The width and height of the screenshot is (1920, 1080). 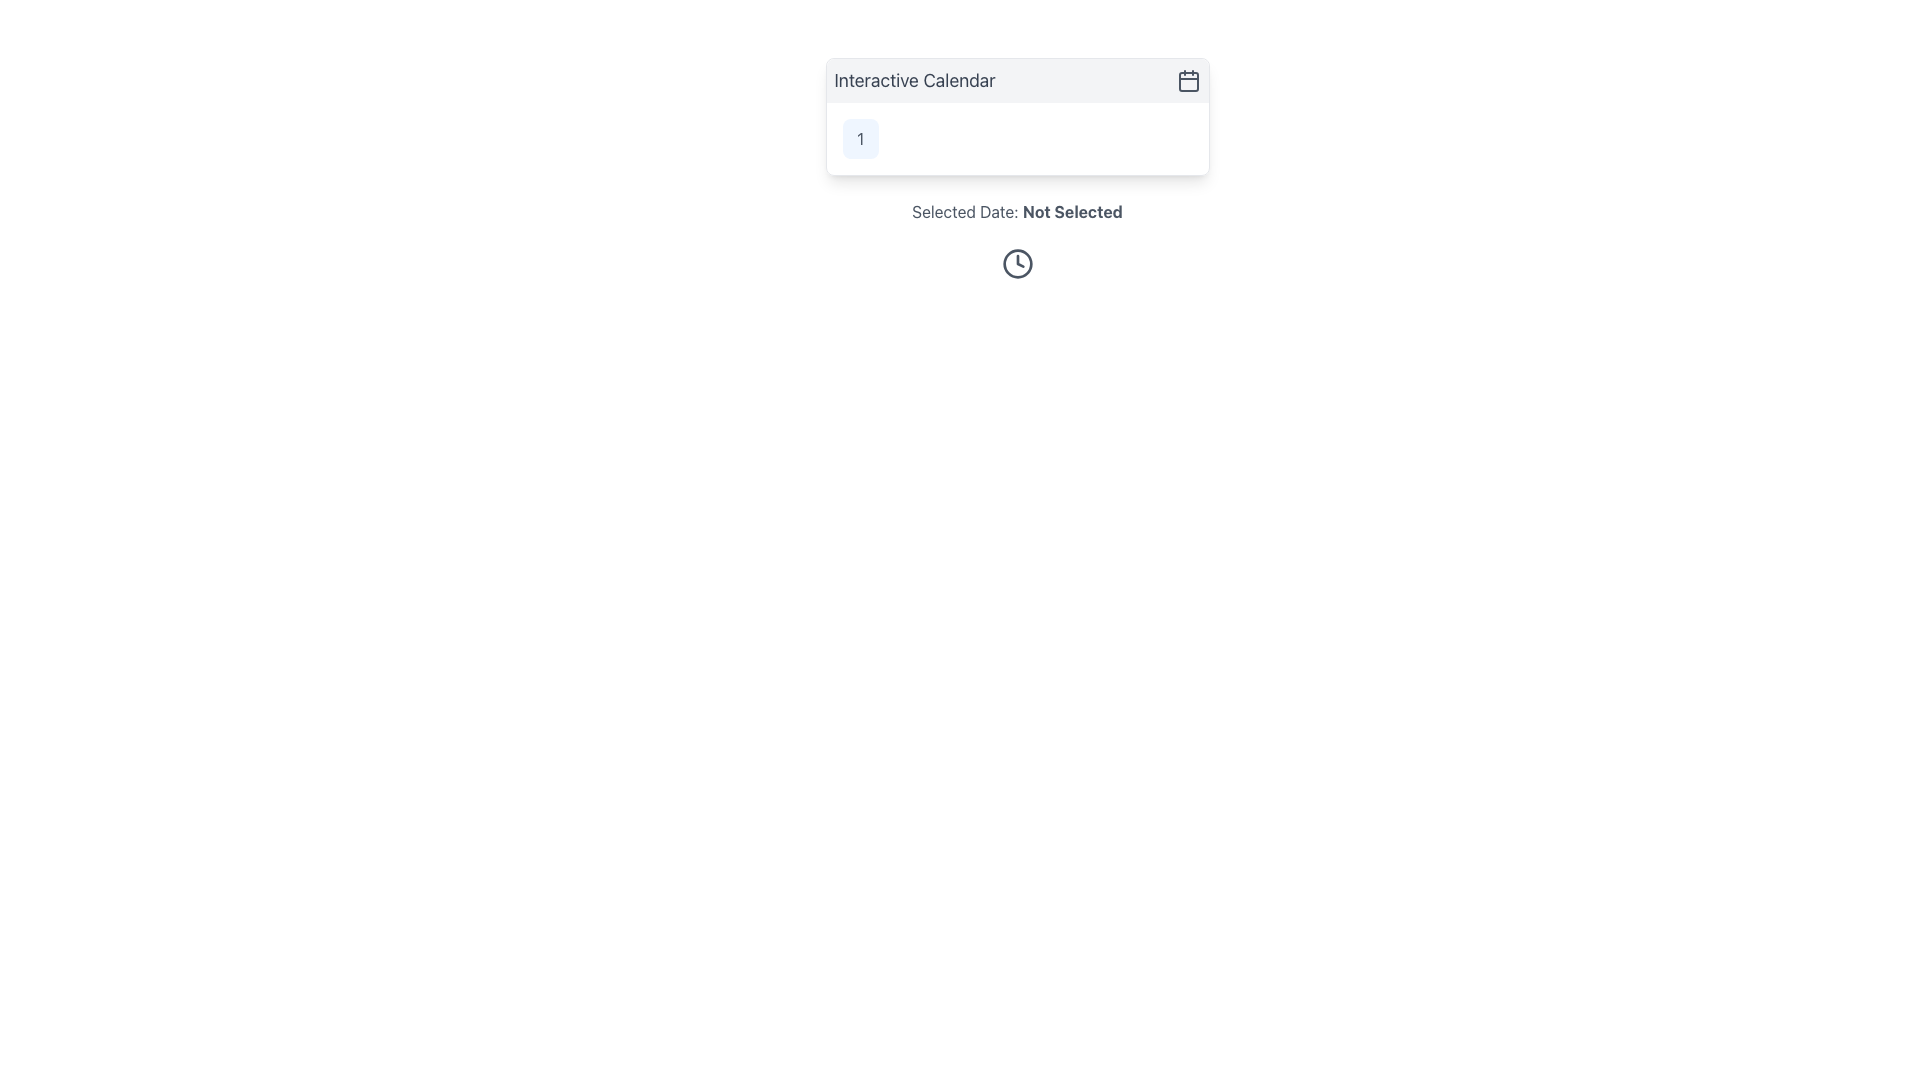 What do you see at coordinates (1188, 80) in the screenshot?
I see `the central decorative component of the calendar icon, which is surrounded by other decorative lines and shapes` at bounding box center [1188, 80].